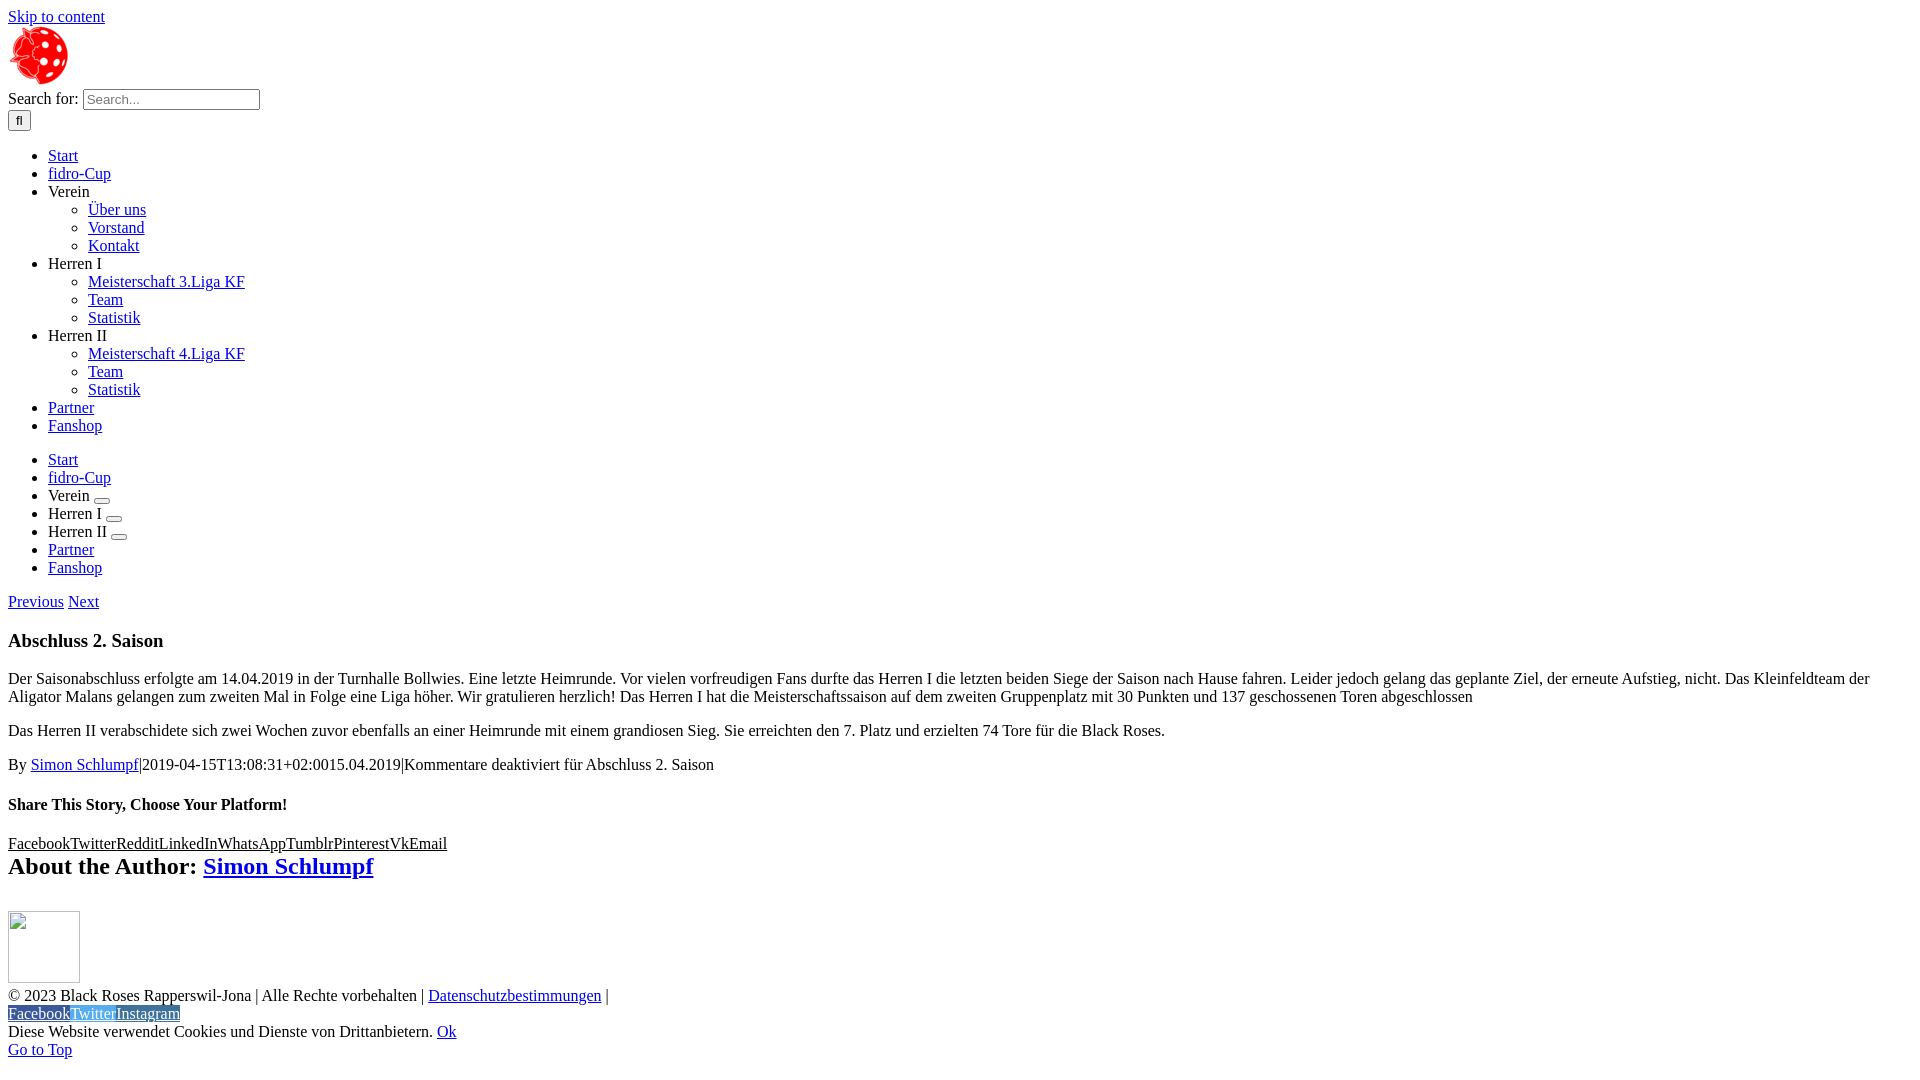  What do you see at coordinates (166, 352) in the screenshot?
I see `'Meisterschaft 4.Liga KF'` at bounding box center [166, 352].